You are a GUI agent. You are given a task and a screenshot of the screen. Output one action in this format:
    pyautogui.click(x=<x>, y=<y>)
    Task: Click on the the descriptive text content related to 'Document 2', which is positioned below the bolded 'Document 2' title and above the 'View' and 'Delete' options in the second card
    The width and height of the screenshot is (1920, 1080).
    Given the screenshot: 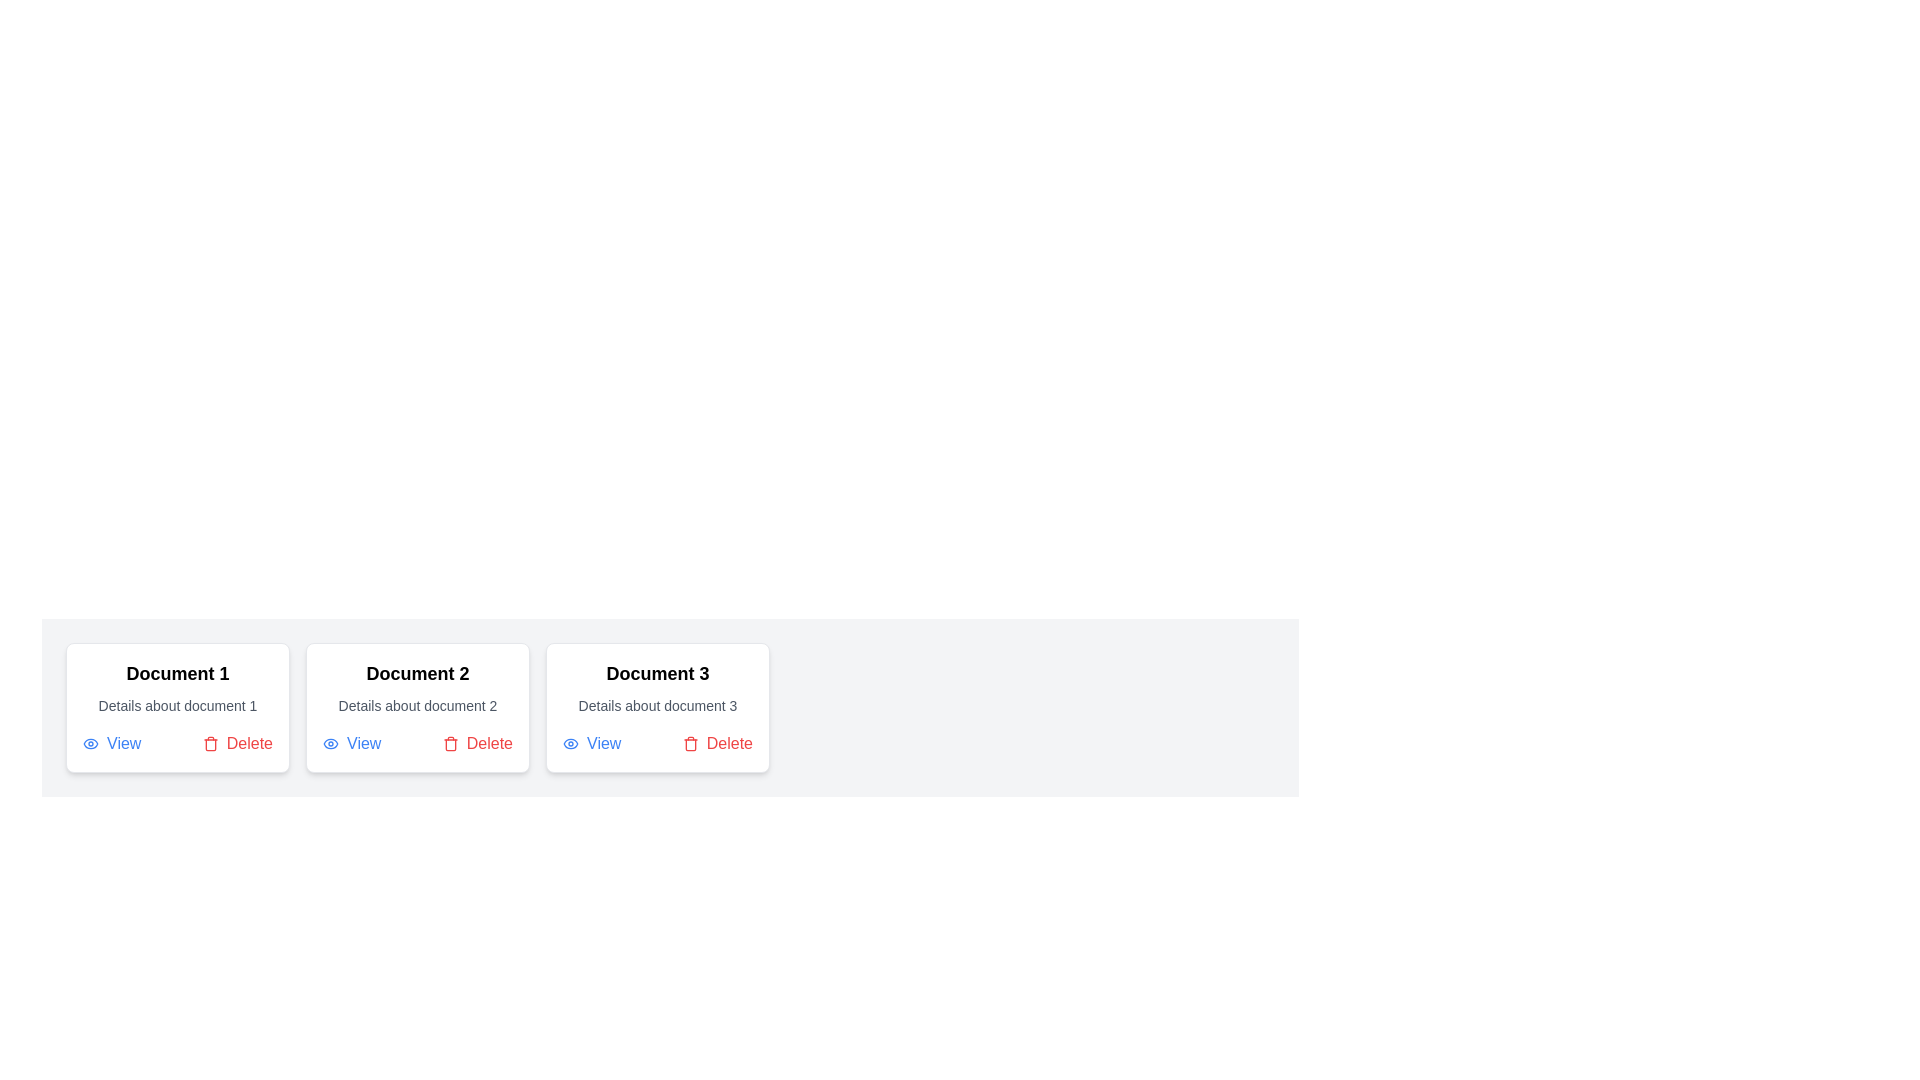 What is the action you would take?
    pyautogui.click(x=416, y=704)
    